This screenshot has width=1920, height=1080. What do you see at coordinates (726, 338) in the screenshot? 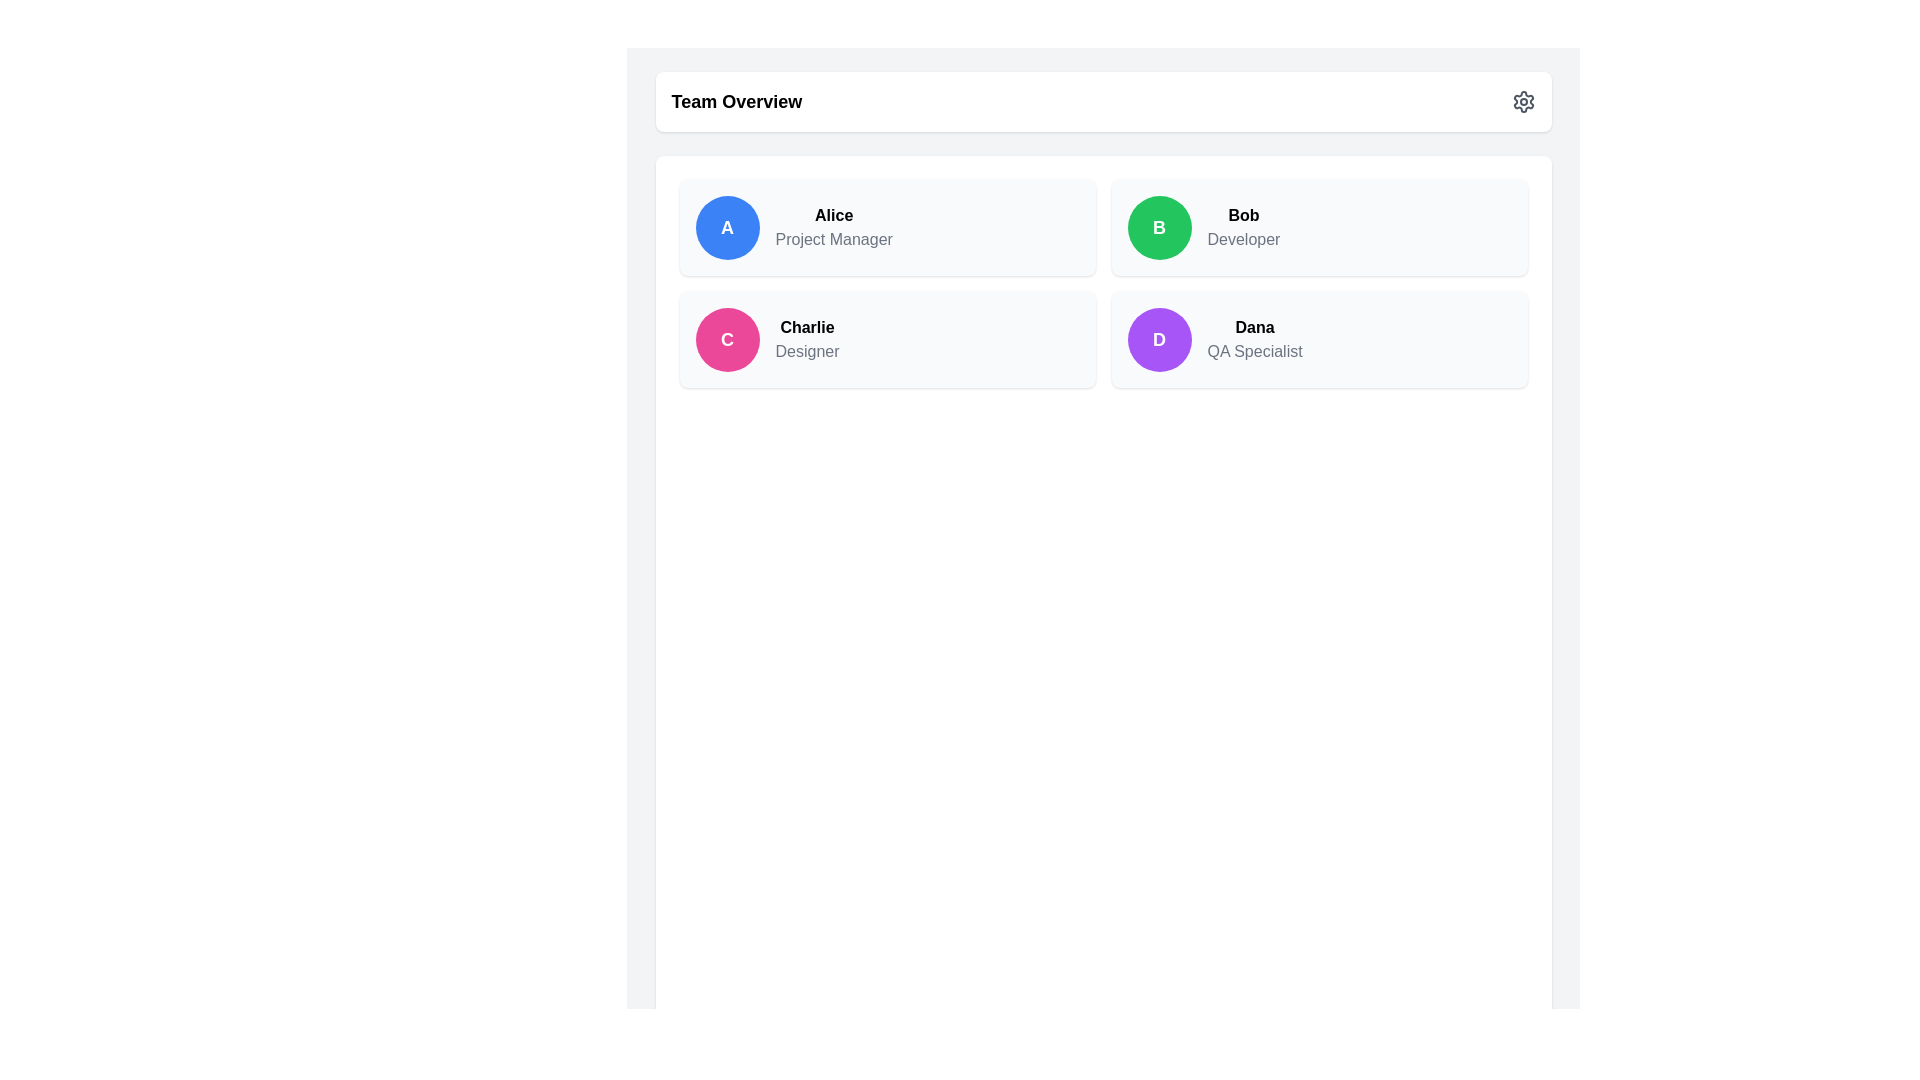
I see `the circular badge representing the user 'Charlie' with a bright pink background and a white uppercase letter 'C' at its center, located in the 'Team Overview' section` at bounding box center [726, 338].